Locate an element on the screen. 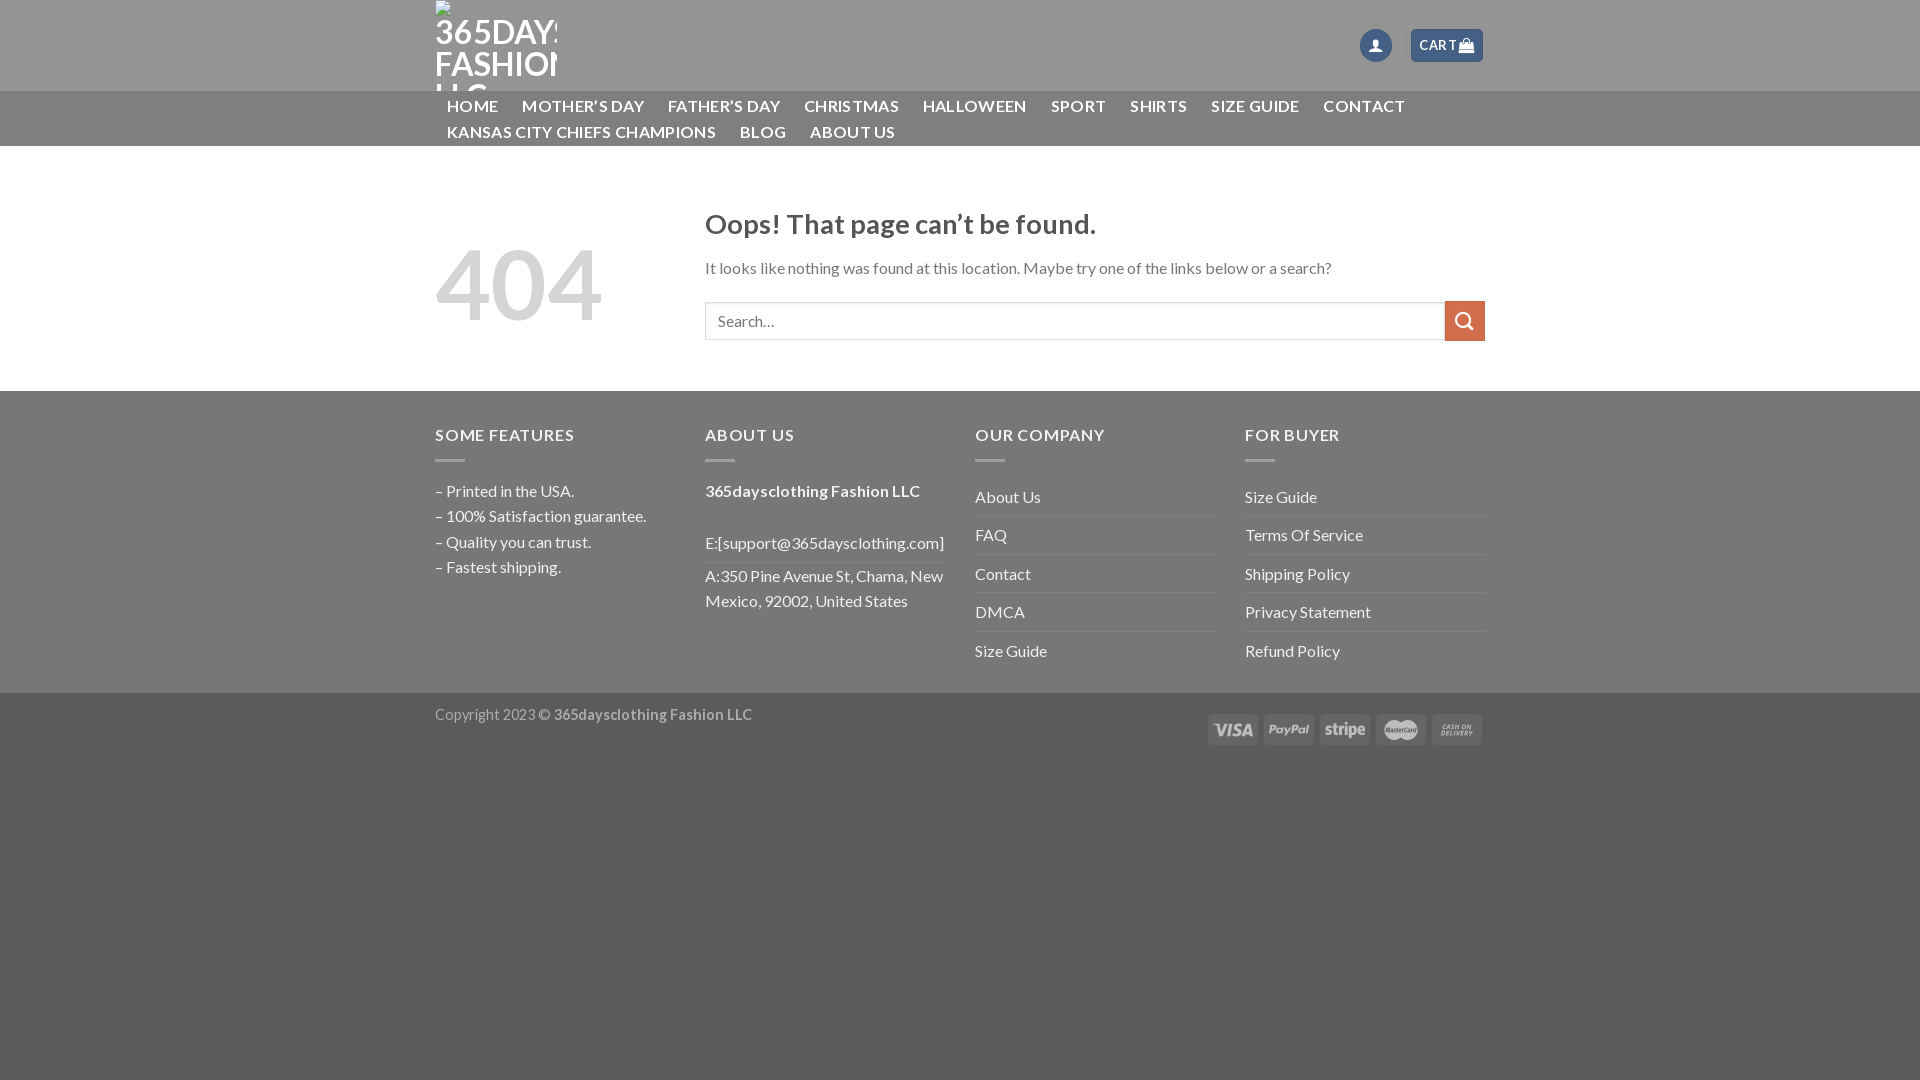 This screenshot has height=1080, width=1920. 'About Us' is located at coordinates (1008, 496).